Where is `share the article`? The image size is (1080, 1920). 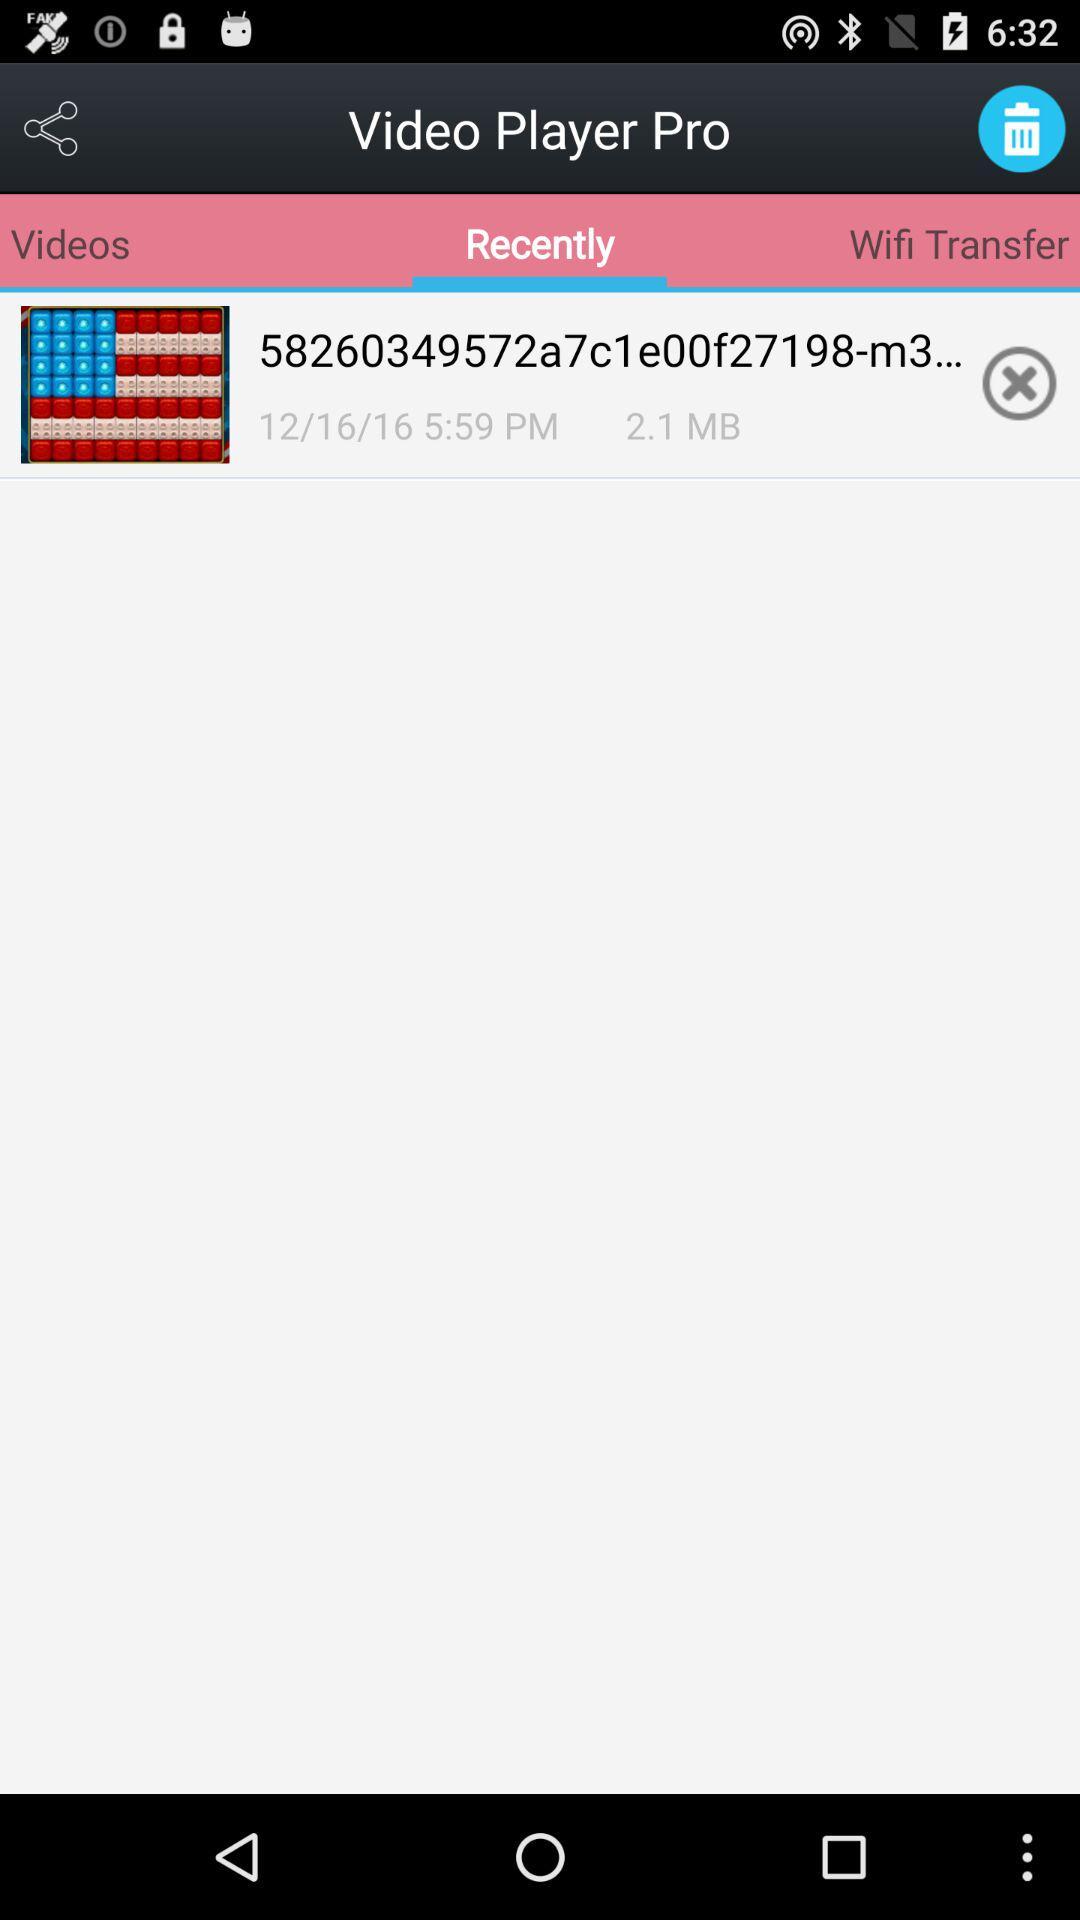
share the article is located at coordinates (51, 127).